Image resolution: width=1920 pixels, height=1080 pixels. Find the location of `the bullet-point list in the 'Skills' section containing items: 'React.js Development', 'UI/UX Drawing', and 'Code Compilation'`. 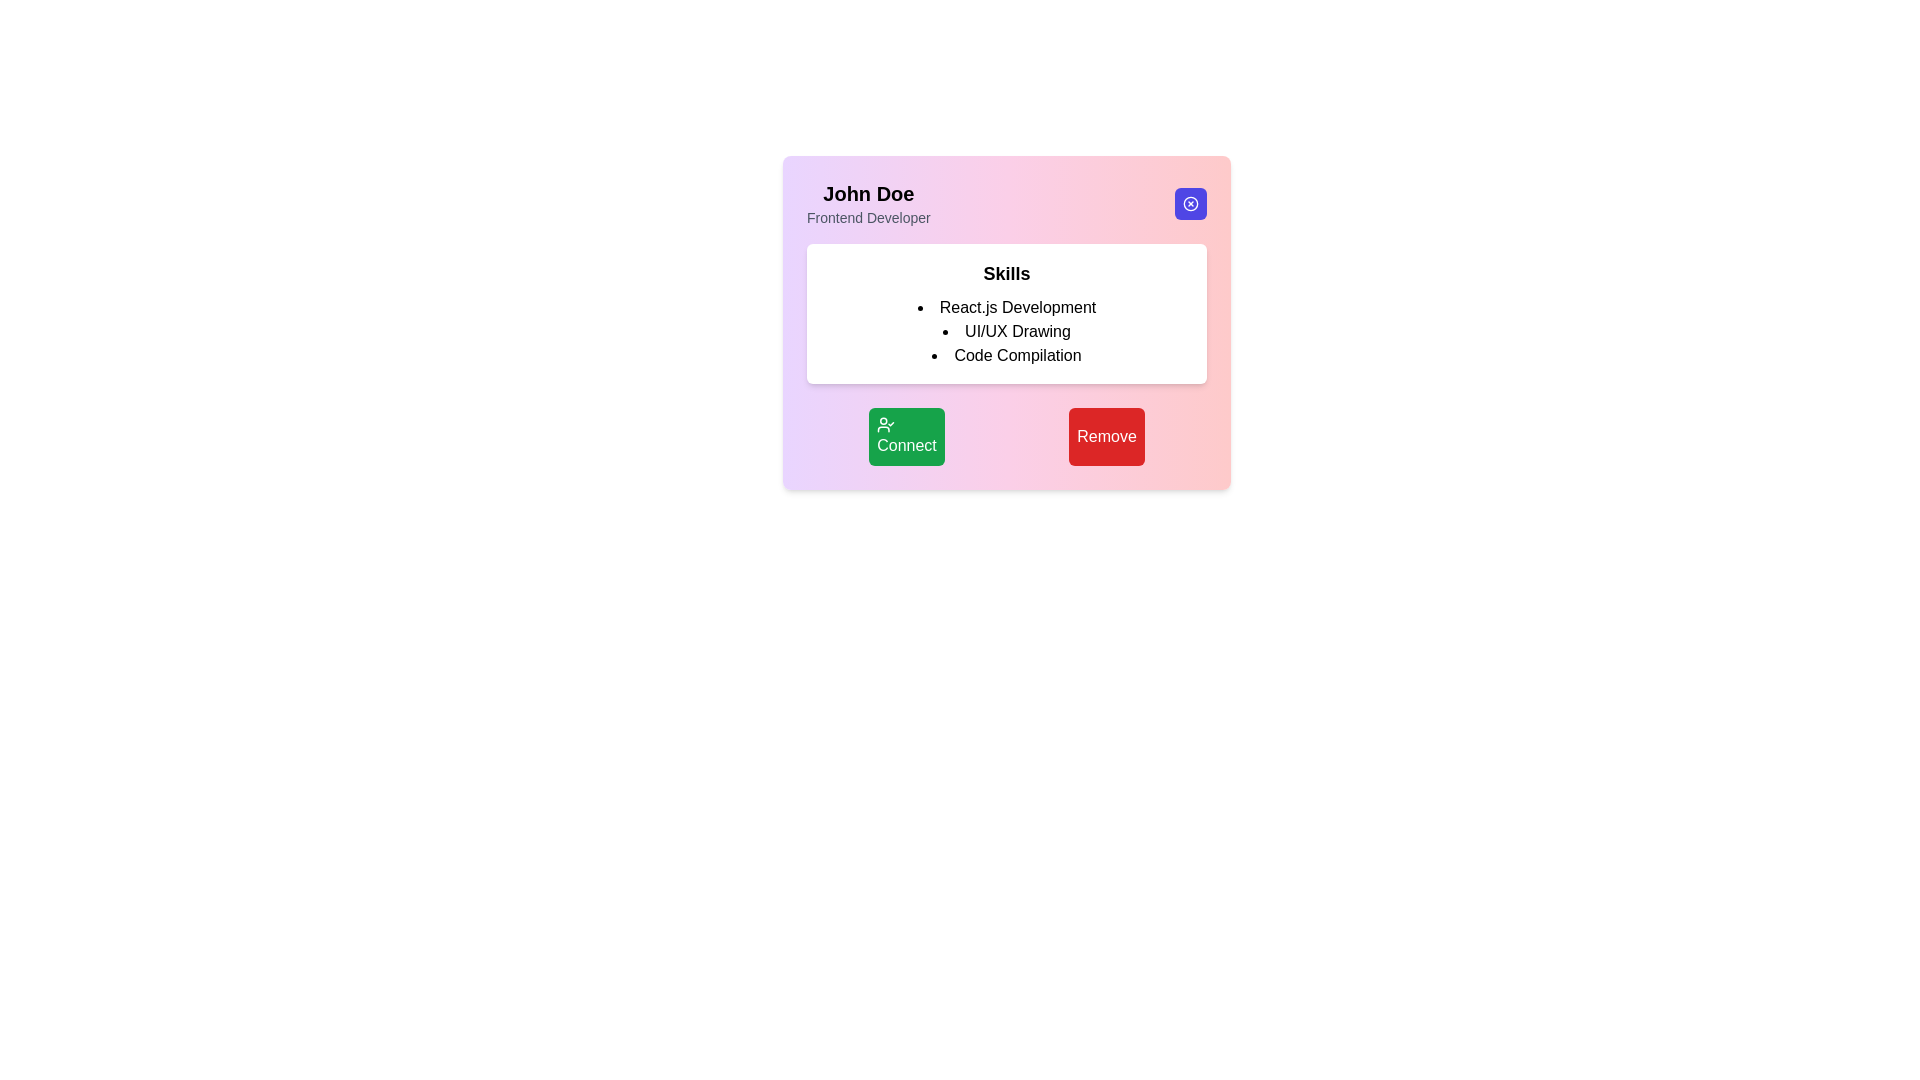

the bullet-point list in the 'Skills' section containing items: 'React.js Development', 'UI/UX Drawing', and 'Code Compilation' is located at coordinates (1007, 330).